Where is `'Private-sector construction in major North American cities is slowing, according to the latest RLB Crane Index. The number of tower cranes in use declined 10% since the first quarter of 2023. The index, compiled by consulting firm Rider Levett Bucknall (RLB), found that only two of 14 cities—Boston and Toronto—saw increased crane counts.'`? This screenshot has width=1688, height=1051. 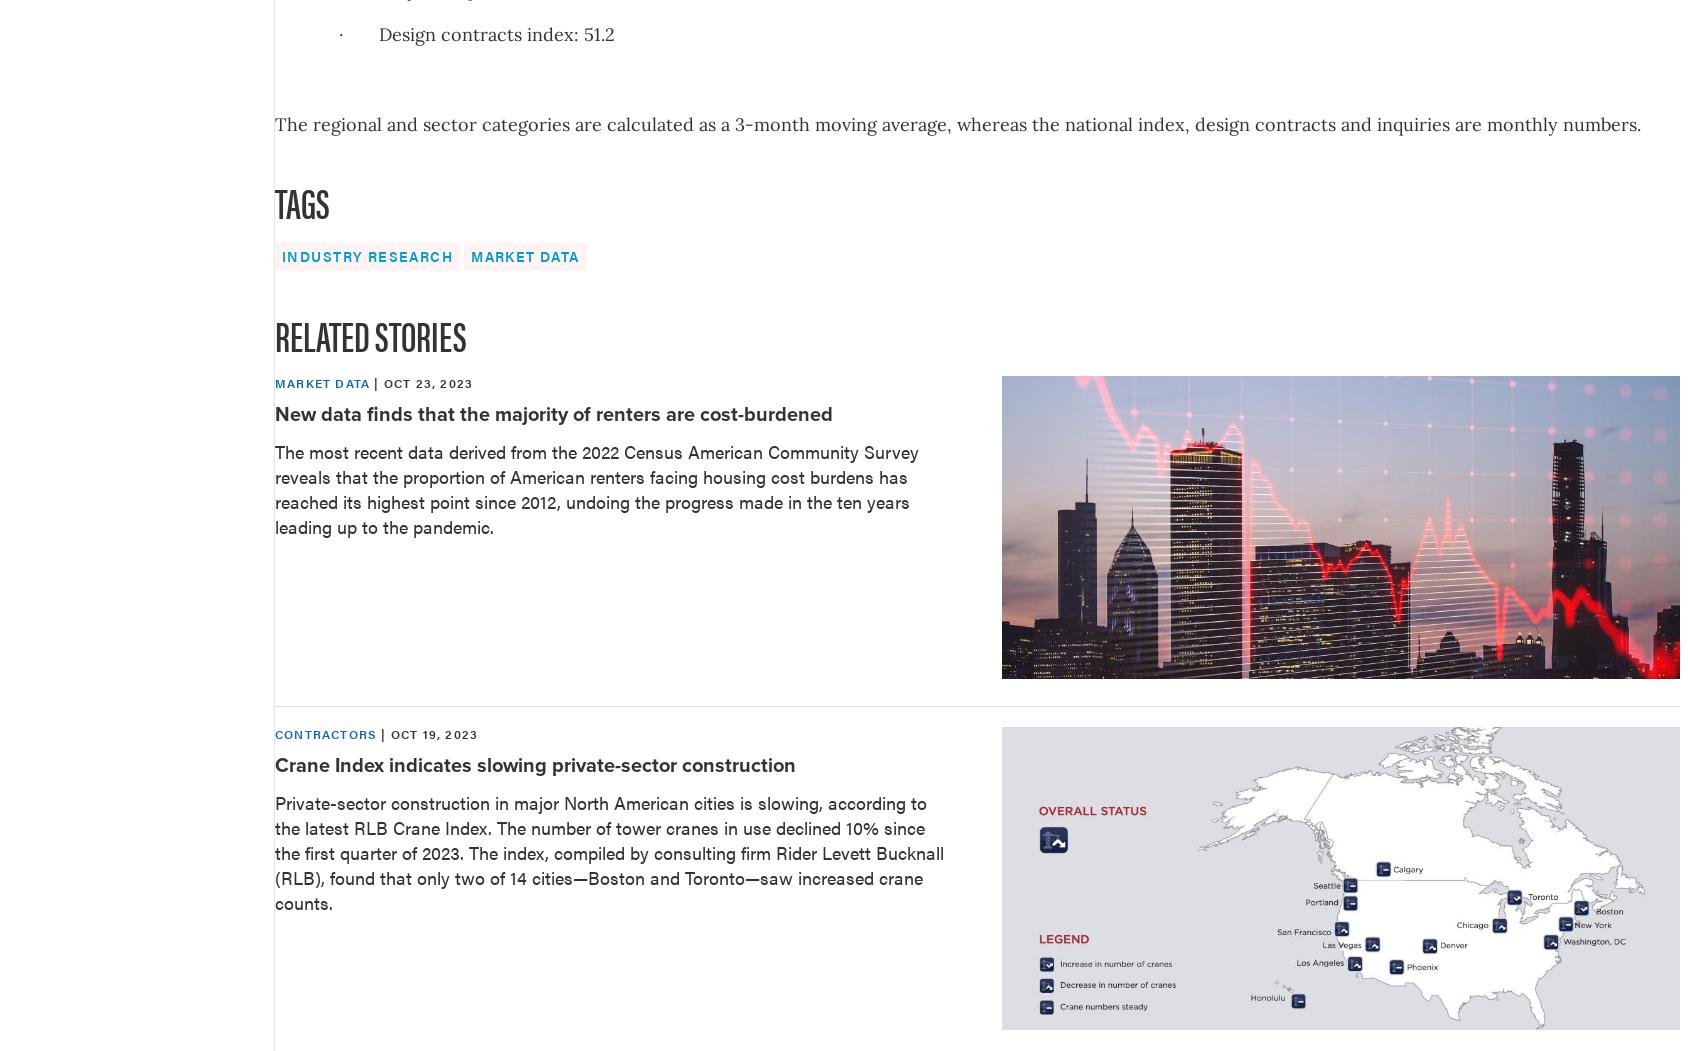 'Private-sector construction in major North American cities is slowing, according to the latest RLB Crane Index. The number of tower cranes in use declined 10% since the first quarter of 2023. The index, compiled by consulting firm Rider Levett Bucknall (RLB), found that only two of 14 cities—Boston and Toronto—saw increased crane counts.' is located at coordinates (609, 851).